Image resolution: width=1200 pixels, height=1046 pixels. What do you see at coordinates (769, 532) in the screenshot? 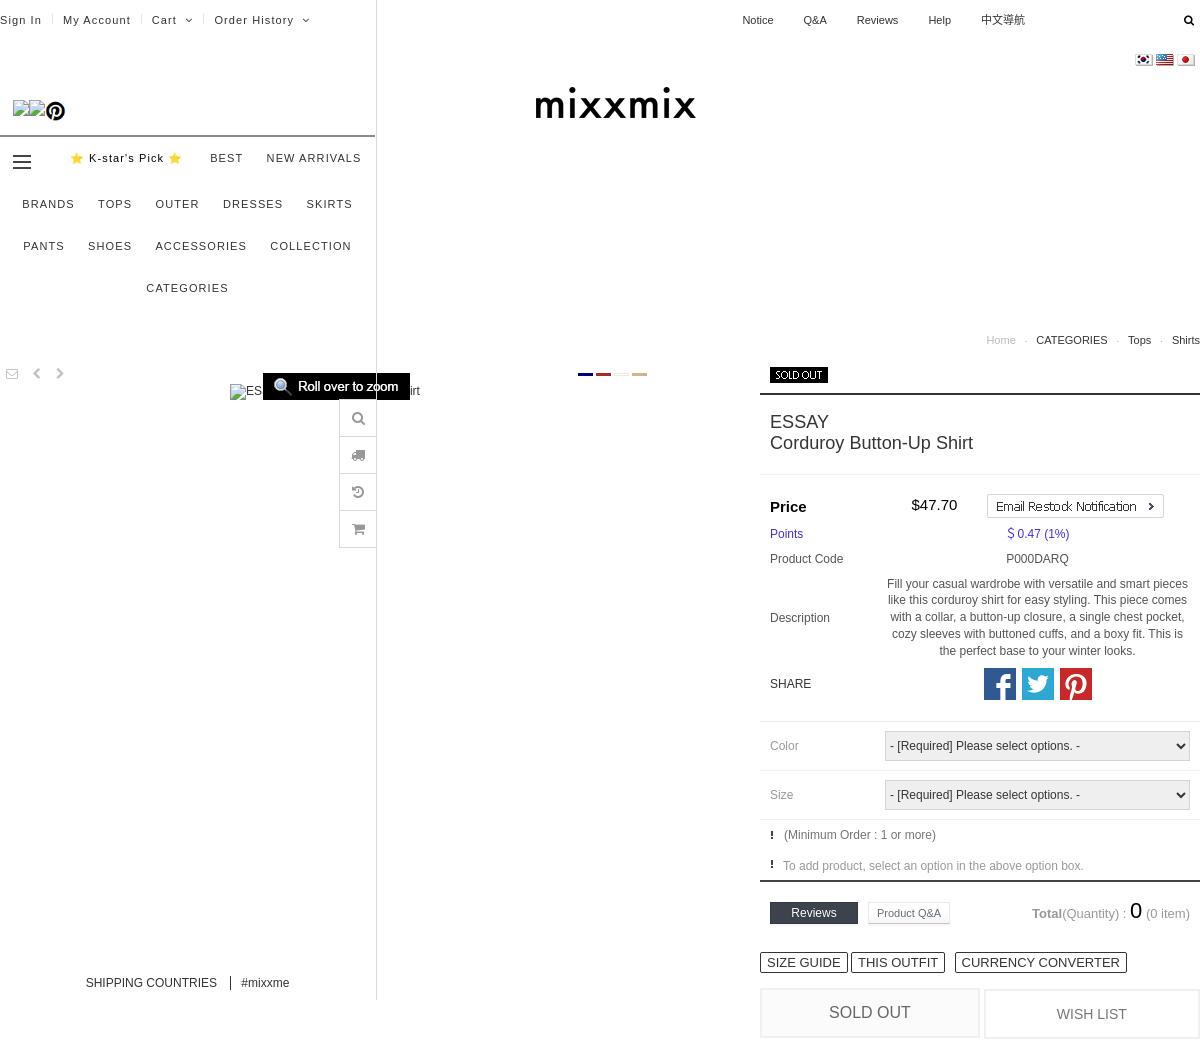
I see `'Points'` at bounding box center [769, 532].